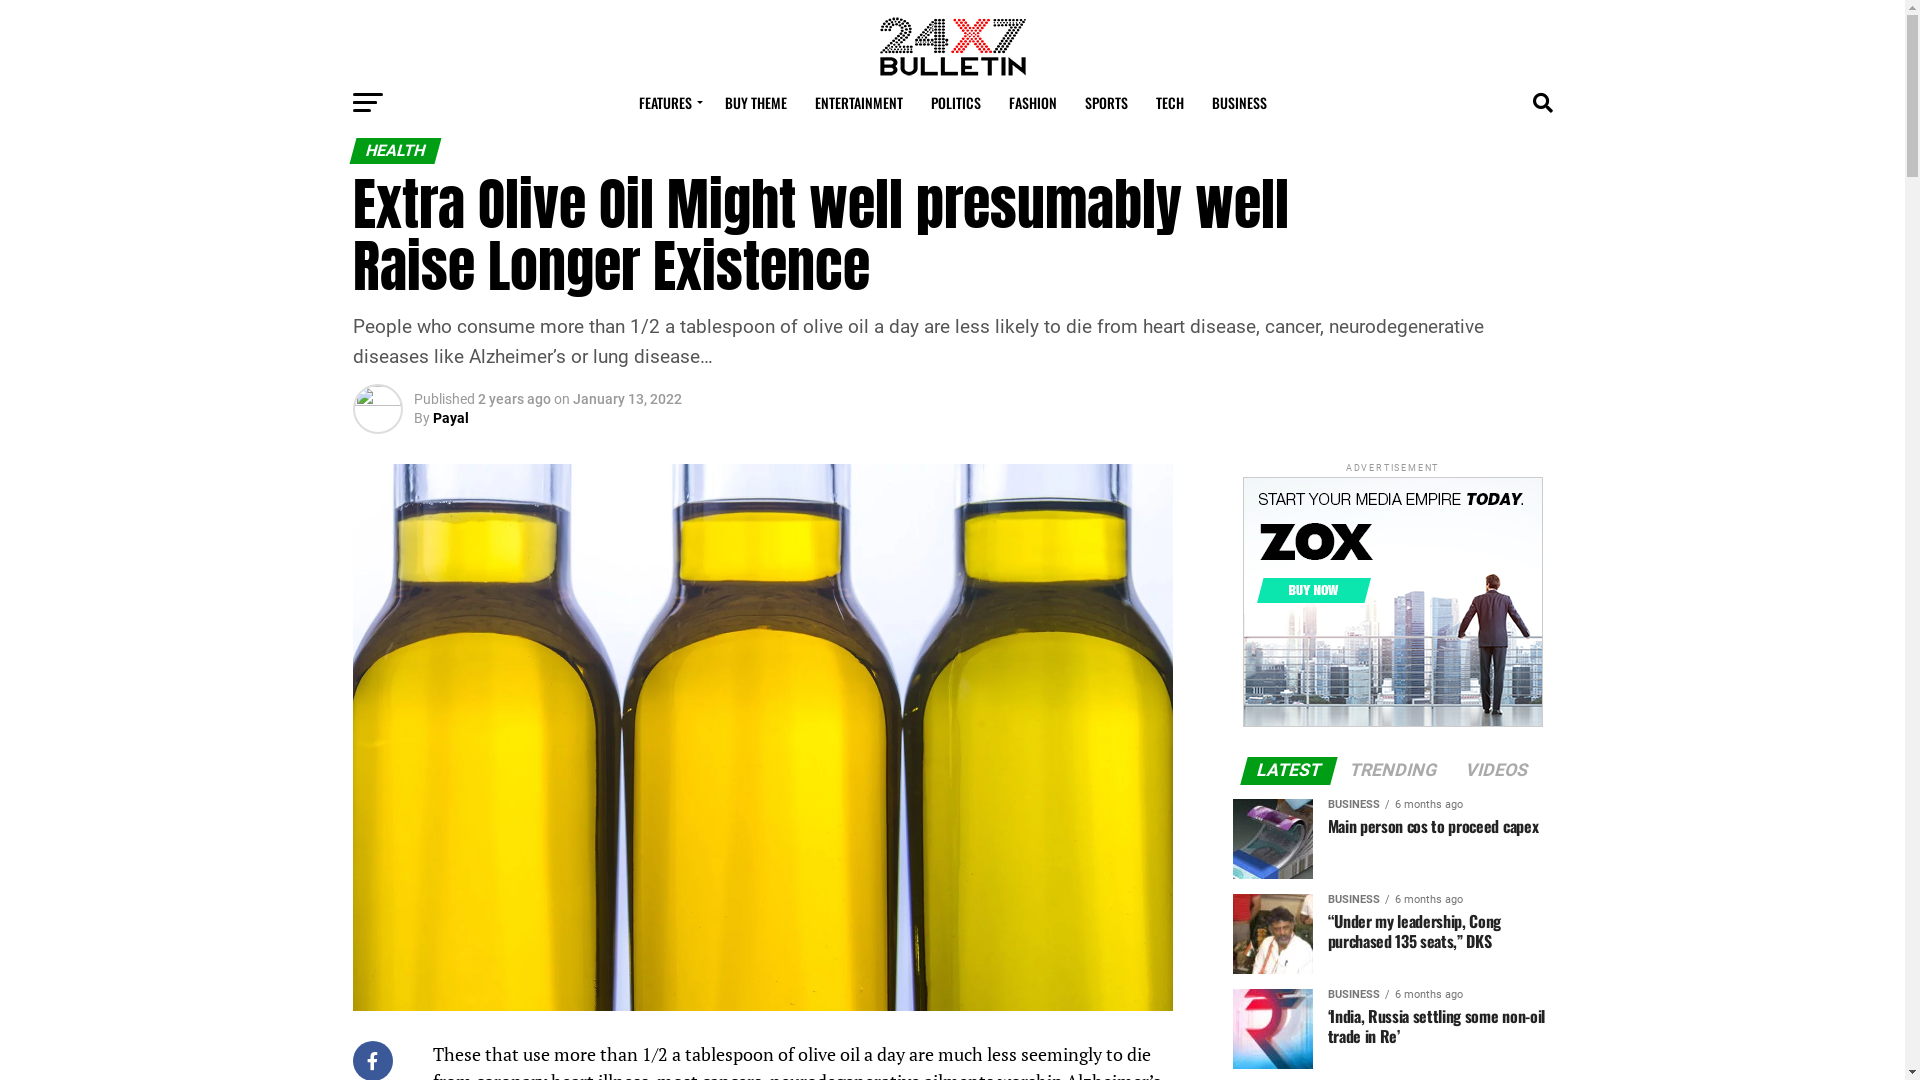 The width and height of the screenshot is (1920, 1080). Describe the element at coordinates (916, 103) in the screenshot. I see `'POLITICS'` at that location.